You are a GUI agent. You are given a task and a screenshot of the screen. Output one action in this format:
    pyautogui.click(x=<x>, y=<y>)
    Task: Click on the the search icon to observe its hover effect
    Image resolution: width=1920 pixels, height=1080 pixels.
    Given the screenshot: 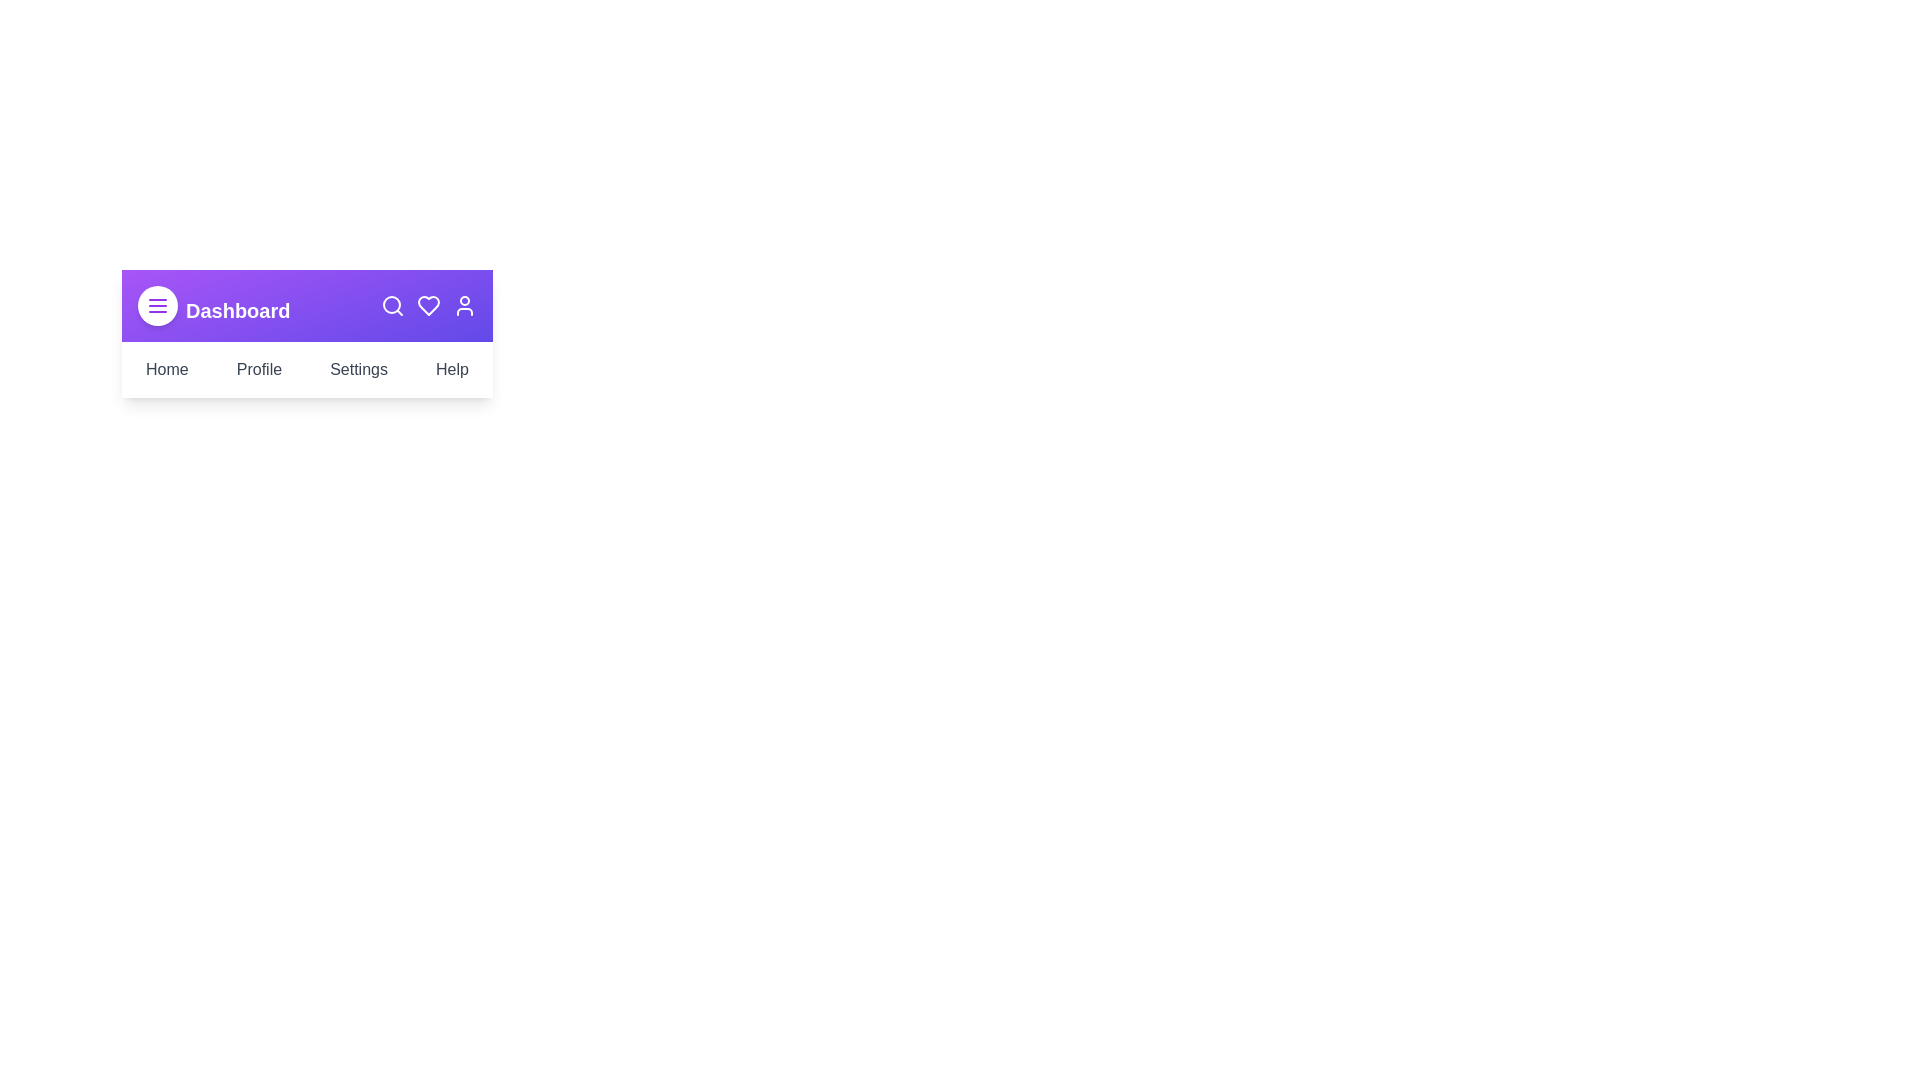 What is the action you would take?
    pyautogui.click(x=393, y=305)
    